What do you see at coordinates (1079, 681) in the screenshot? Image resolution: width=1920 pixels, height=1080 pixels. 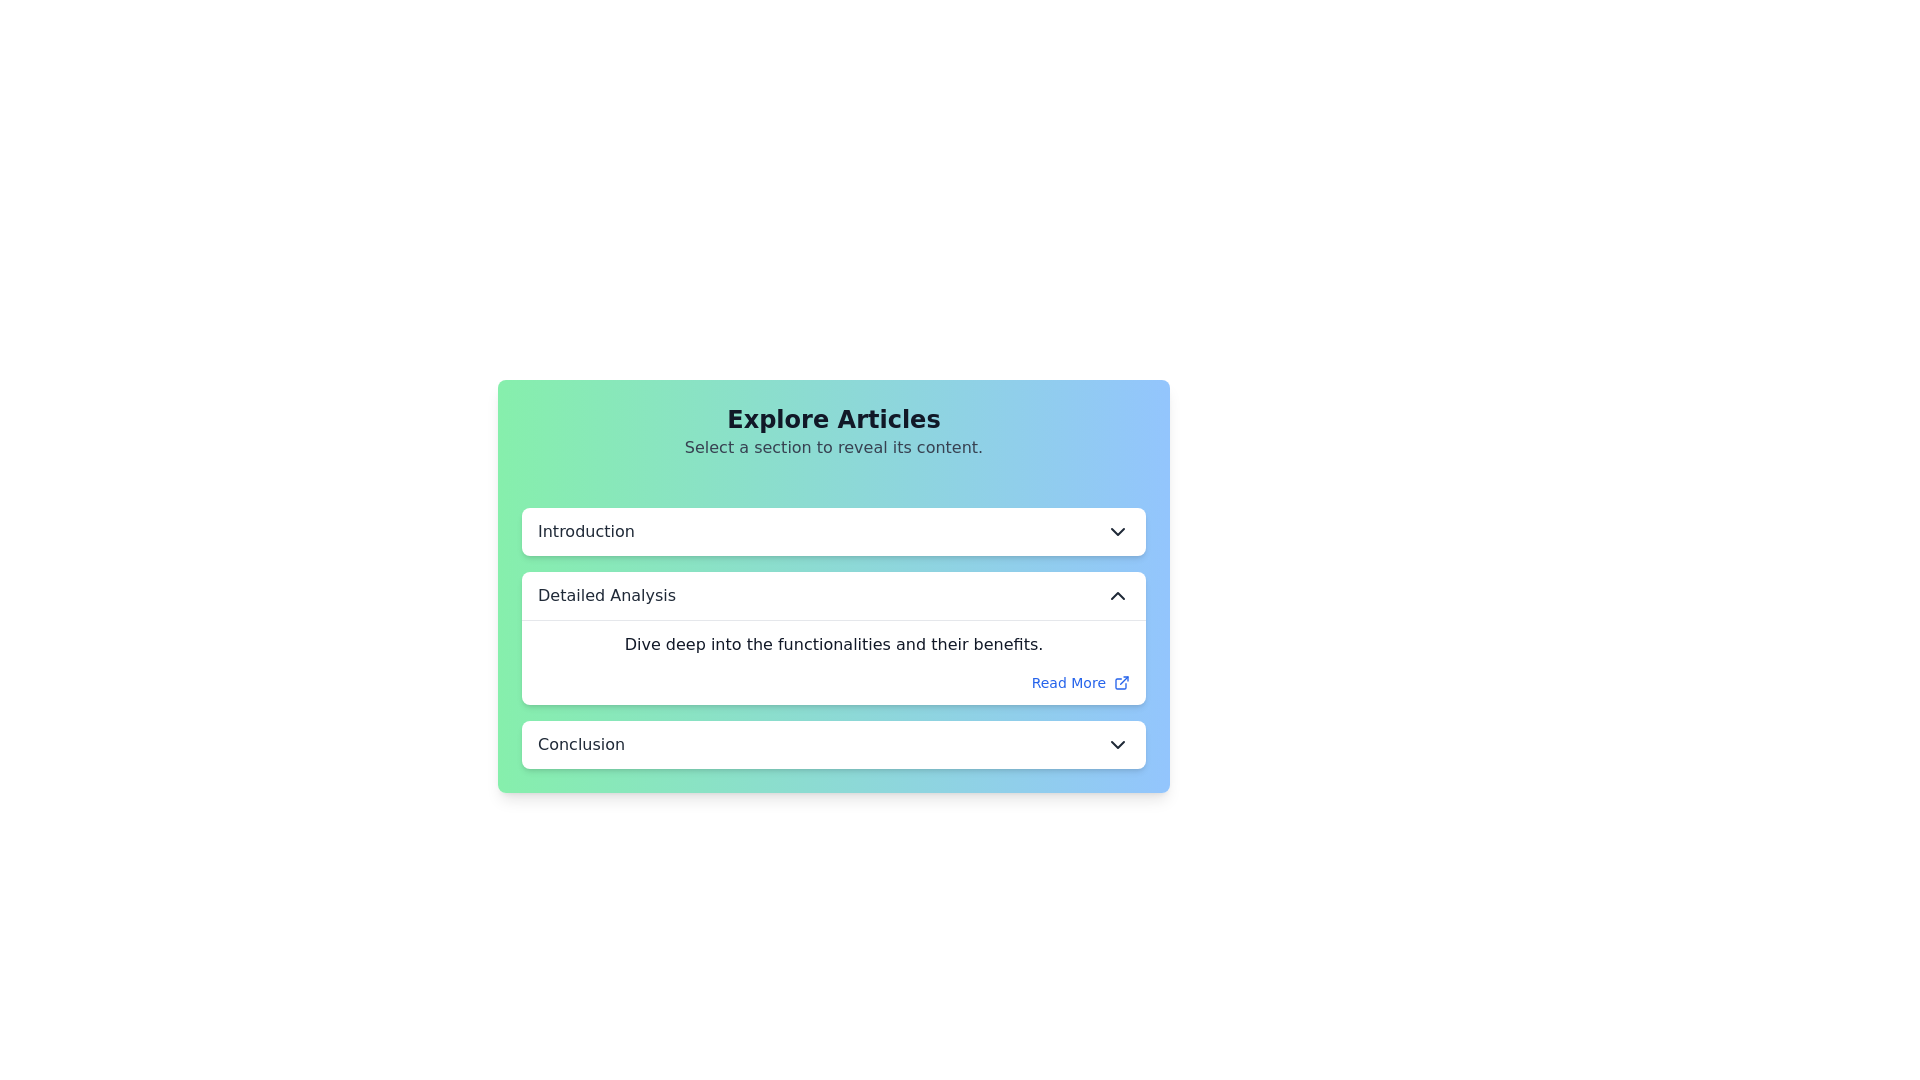 I see `the navigational link with an external icon located at the bottom-right of the expanded 'Detailed Analysis' section` at bounding box center [1079, 681].